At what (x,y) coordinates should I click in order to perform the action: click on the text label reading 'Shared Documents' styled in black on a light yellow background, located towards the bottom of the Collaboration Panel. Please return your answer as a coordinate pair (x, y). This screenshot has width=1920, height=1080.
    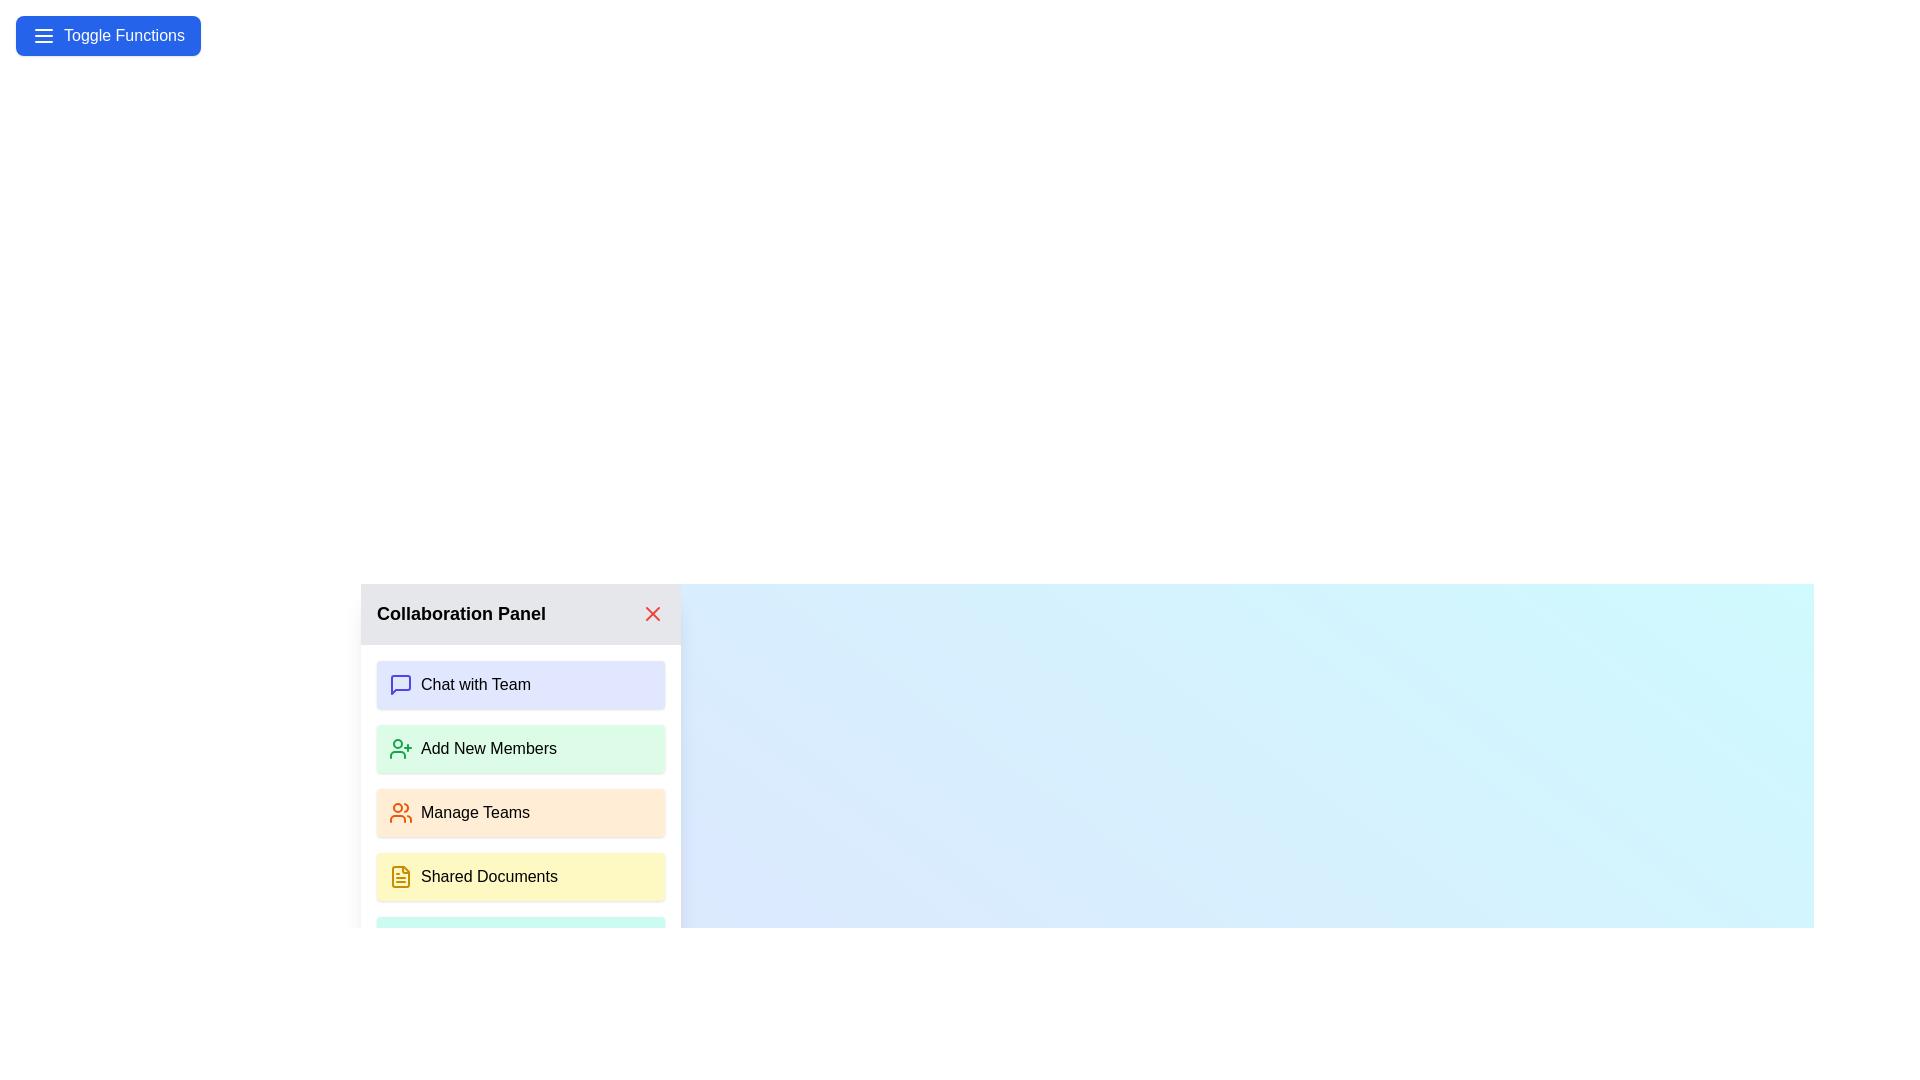
    Looking at the image, I should click on (489, 875).